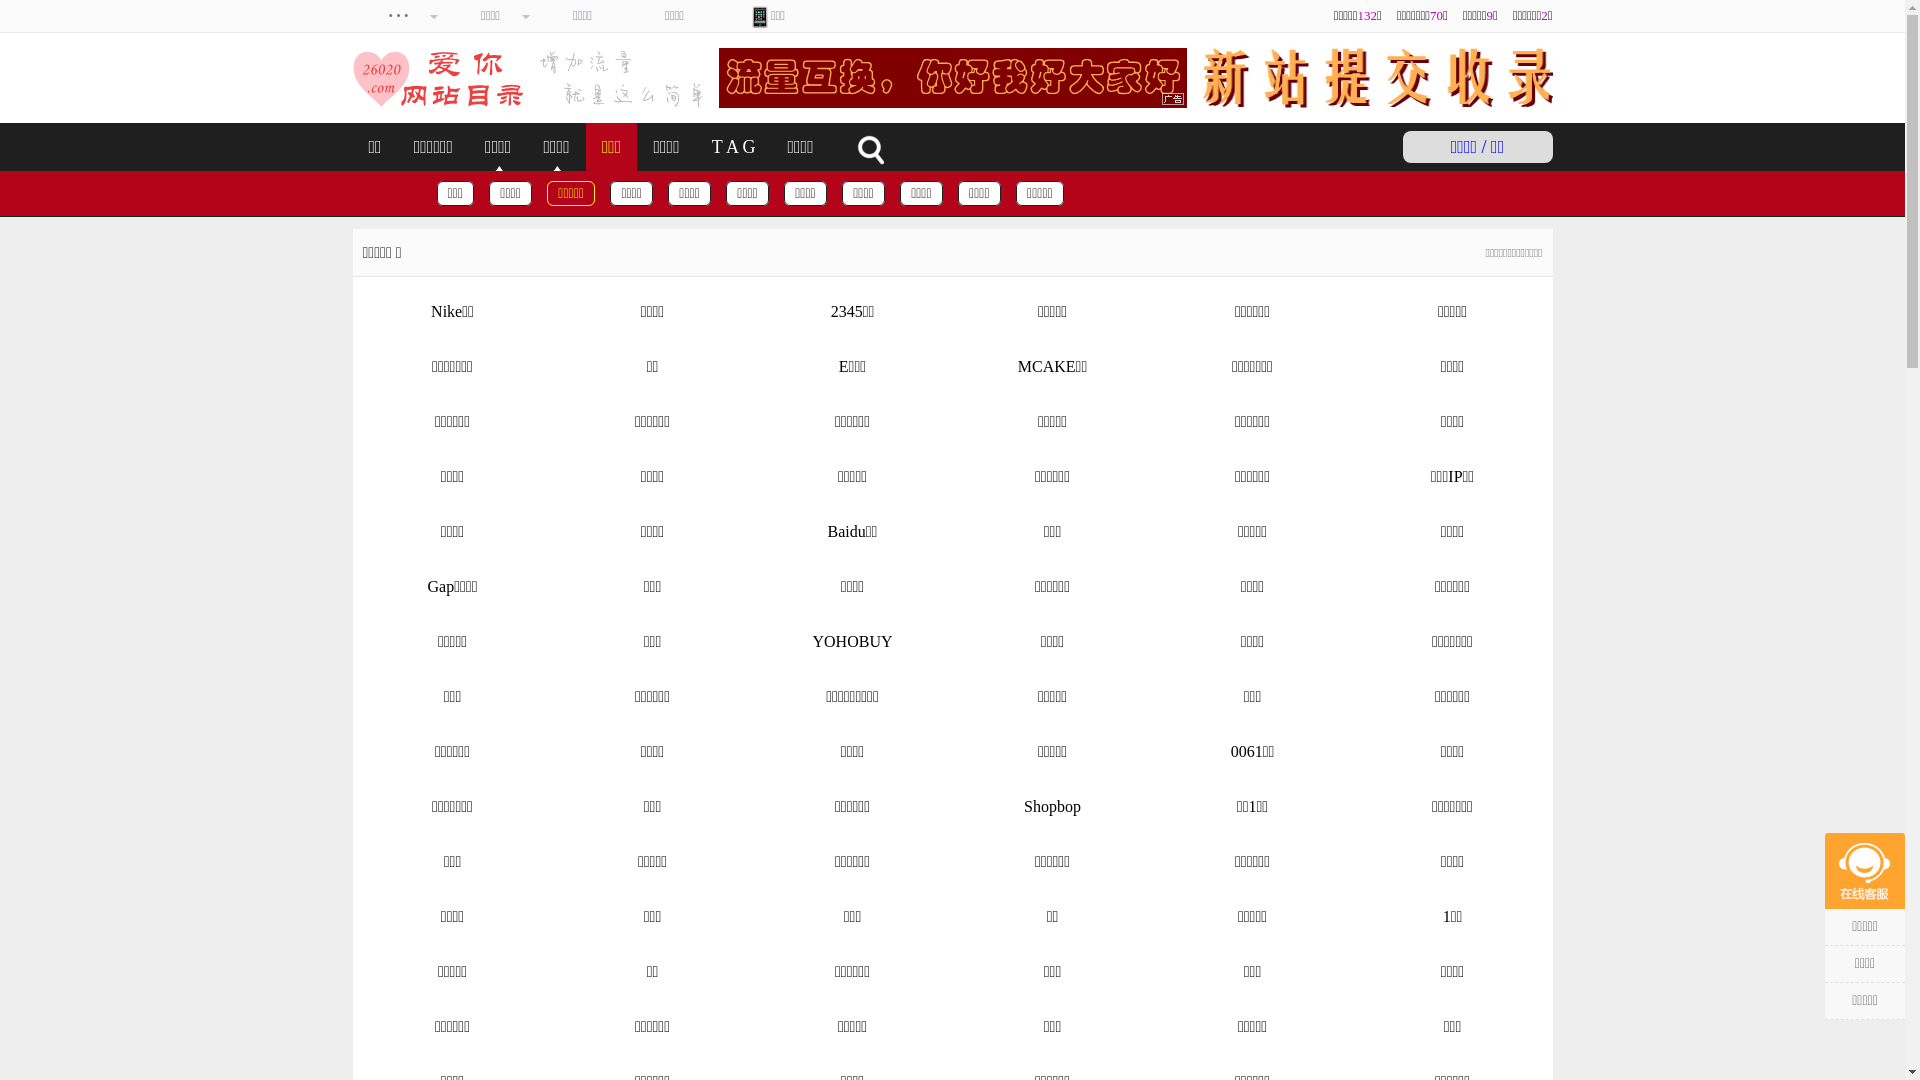 This screenshot has height=1080, width=1920. What do you see at coordinates (733, 145) in the screenshot?
I see `'T A G'` at bounding box center [733, 145].